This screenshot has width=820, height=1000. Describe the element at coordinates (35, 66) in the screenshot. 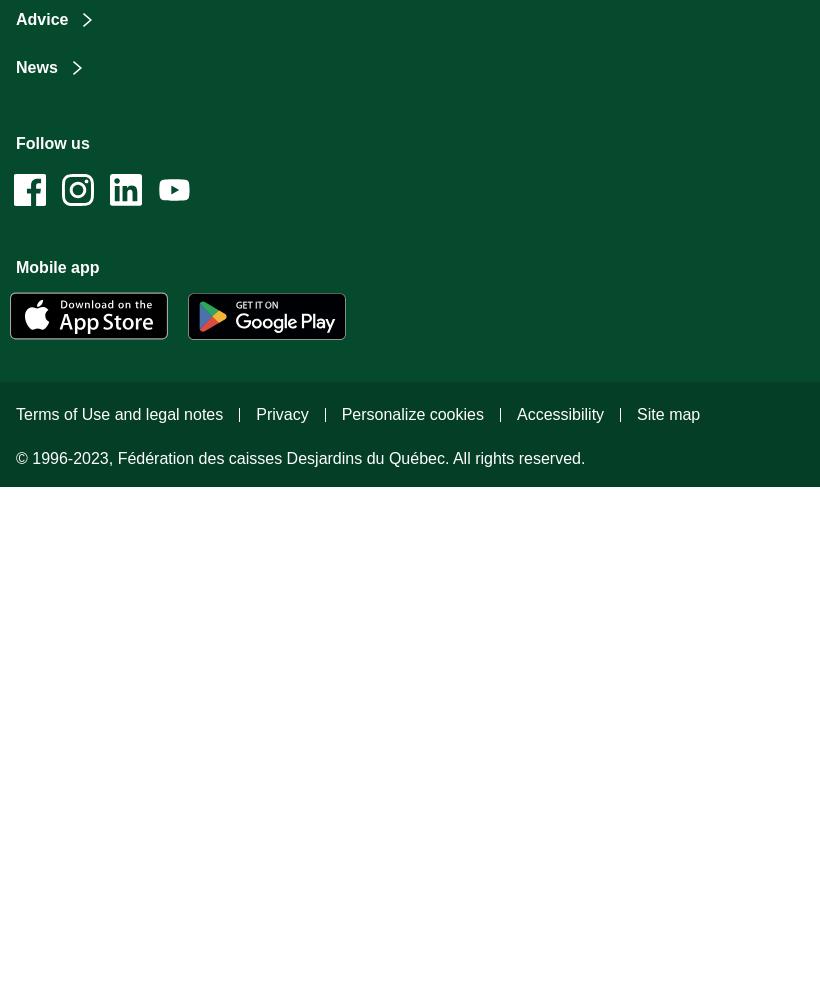

I see `'News'` at that location.